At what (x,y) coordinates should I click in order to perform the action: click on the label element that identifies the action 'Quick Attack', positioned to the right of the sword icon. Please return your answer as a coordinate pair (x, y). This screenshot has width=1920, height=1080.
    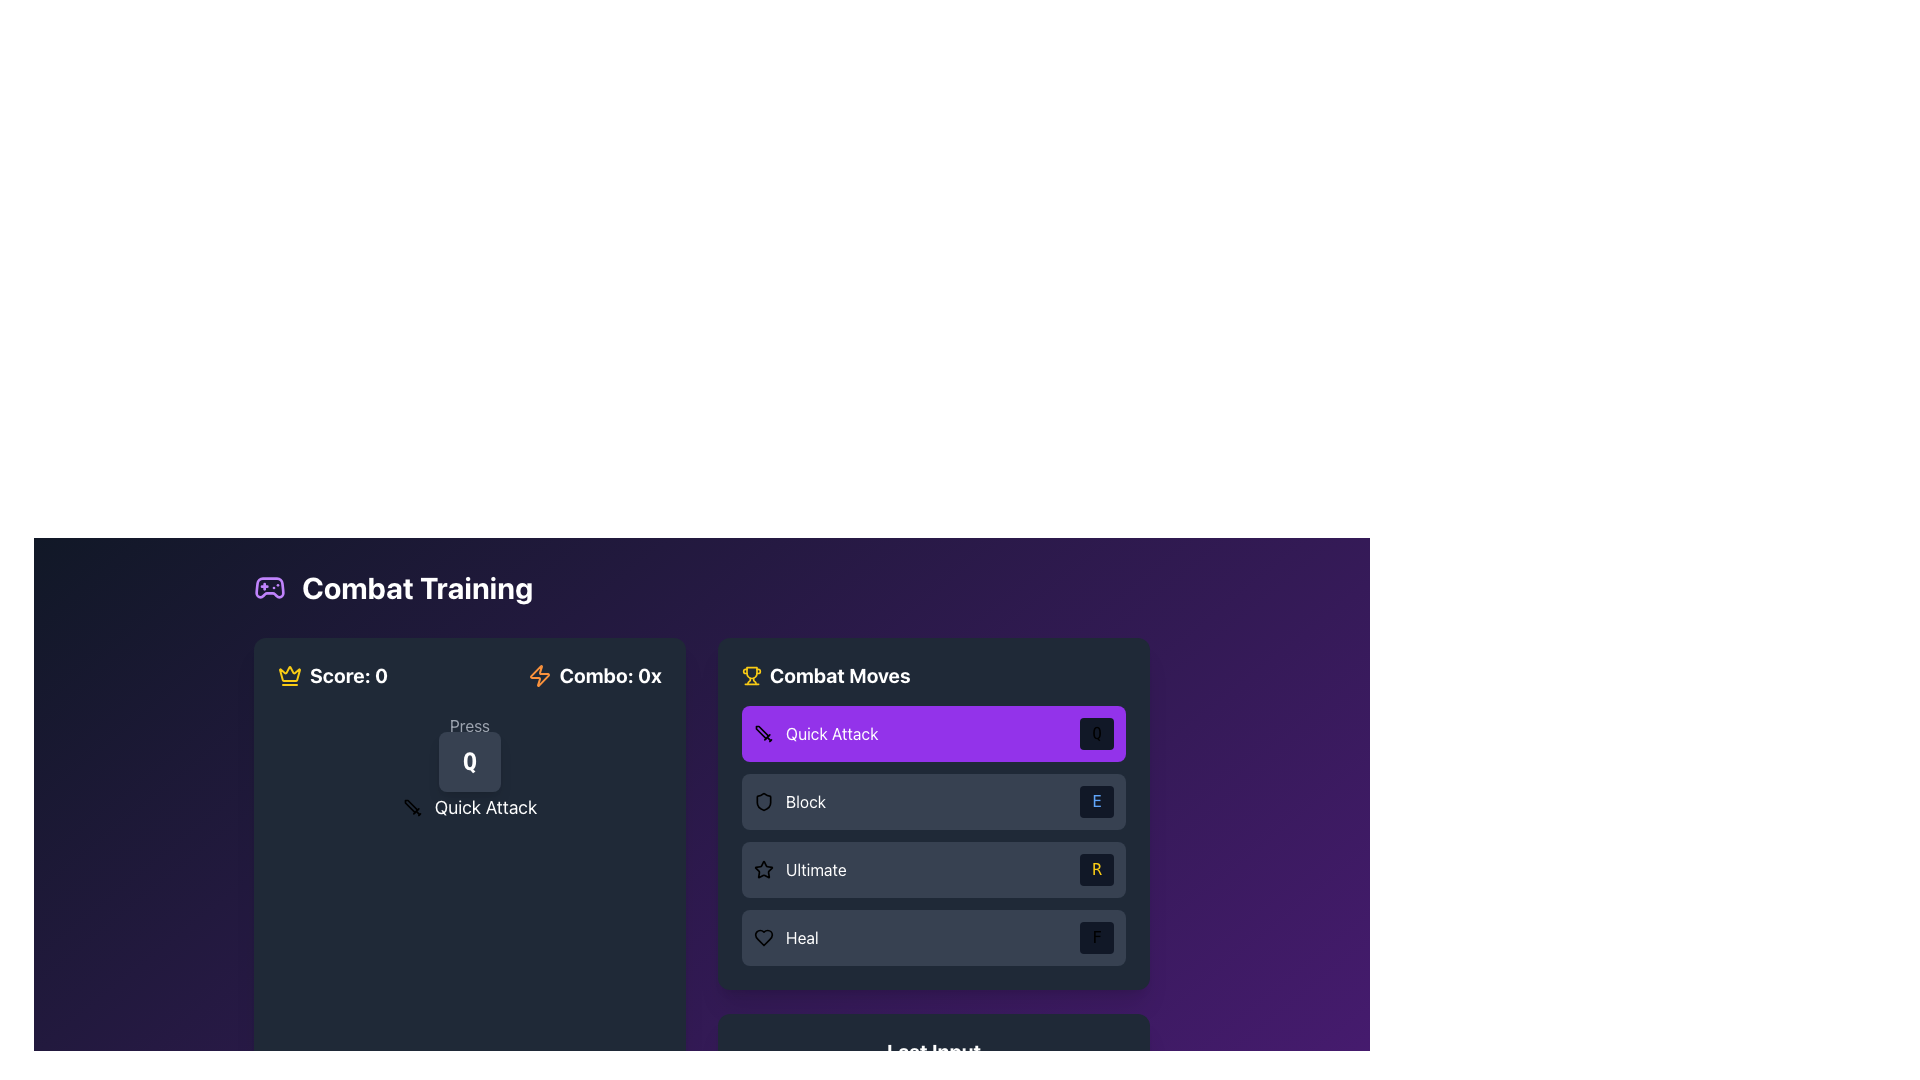
    Looking at the image, I should click on (485, 806).